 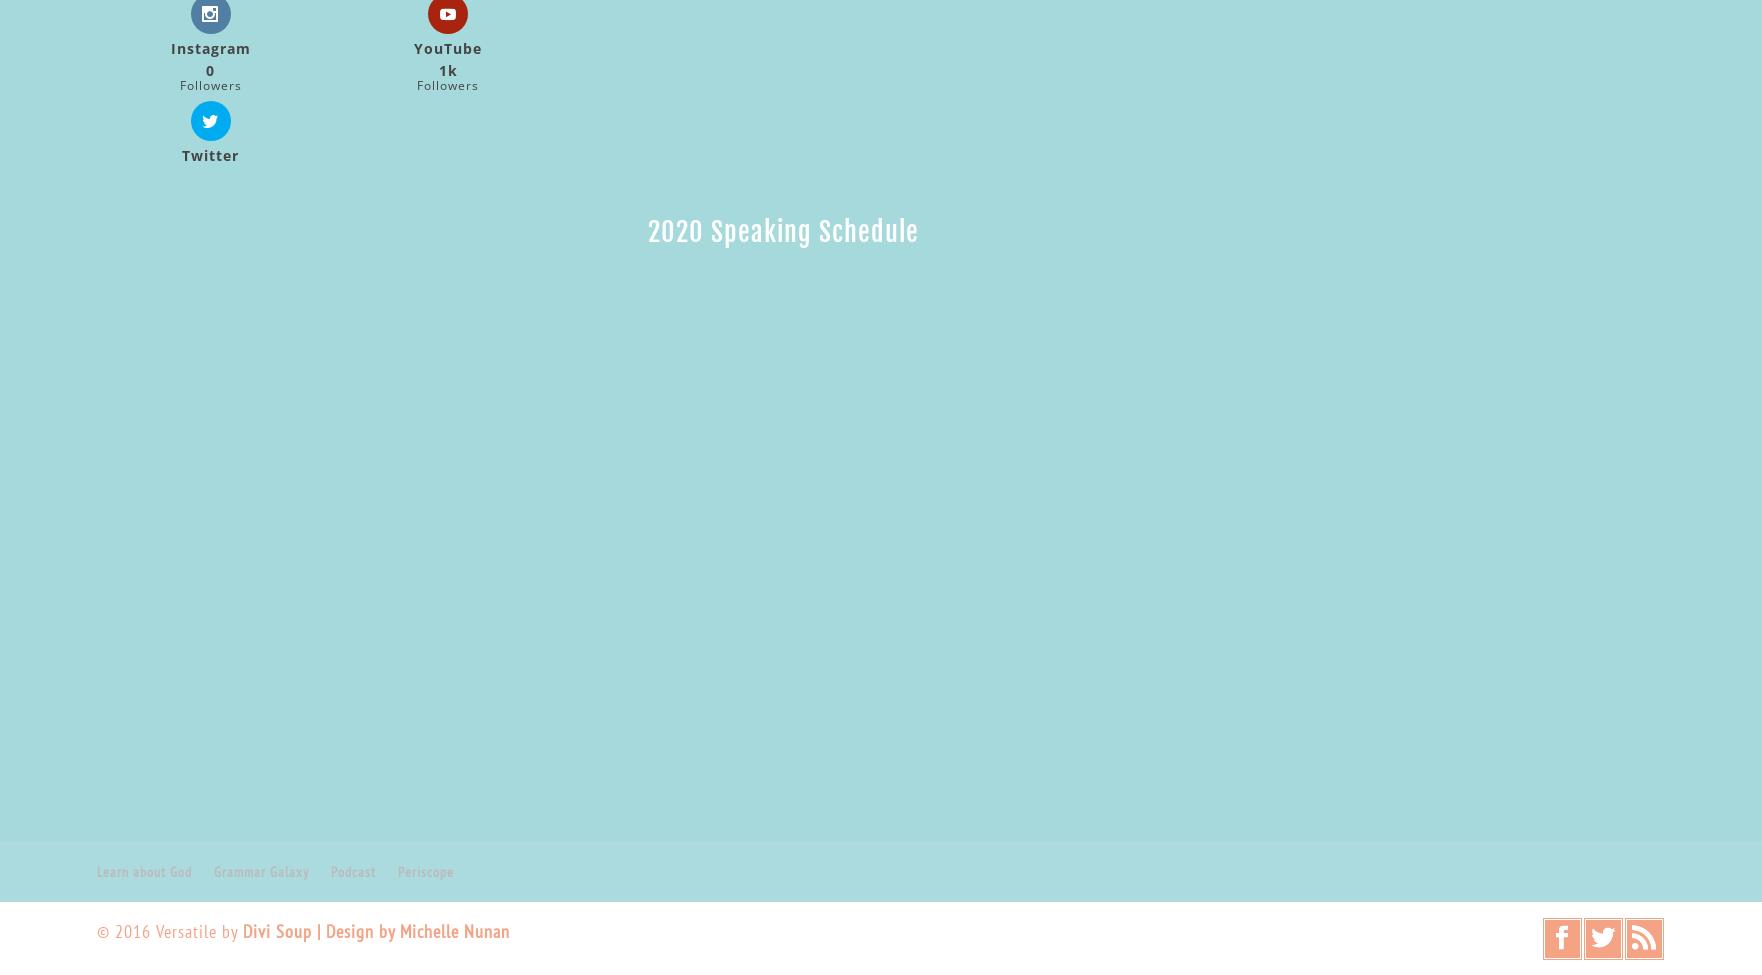 What do you see at coordinates (168, 930) in the screenshot?
I see `'© 2016 Versatile by'` at bounding box center [168, 930].